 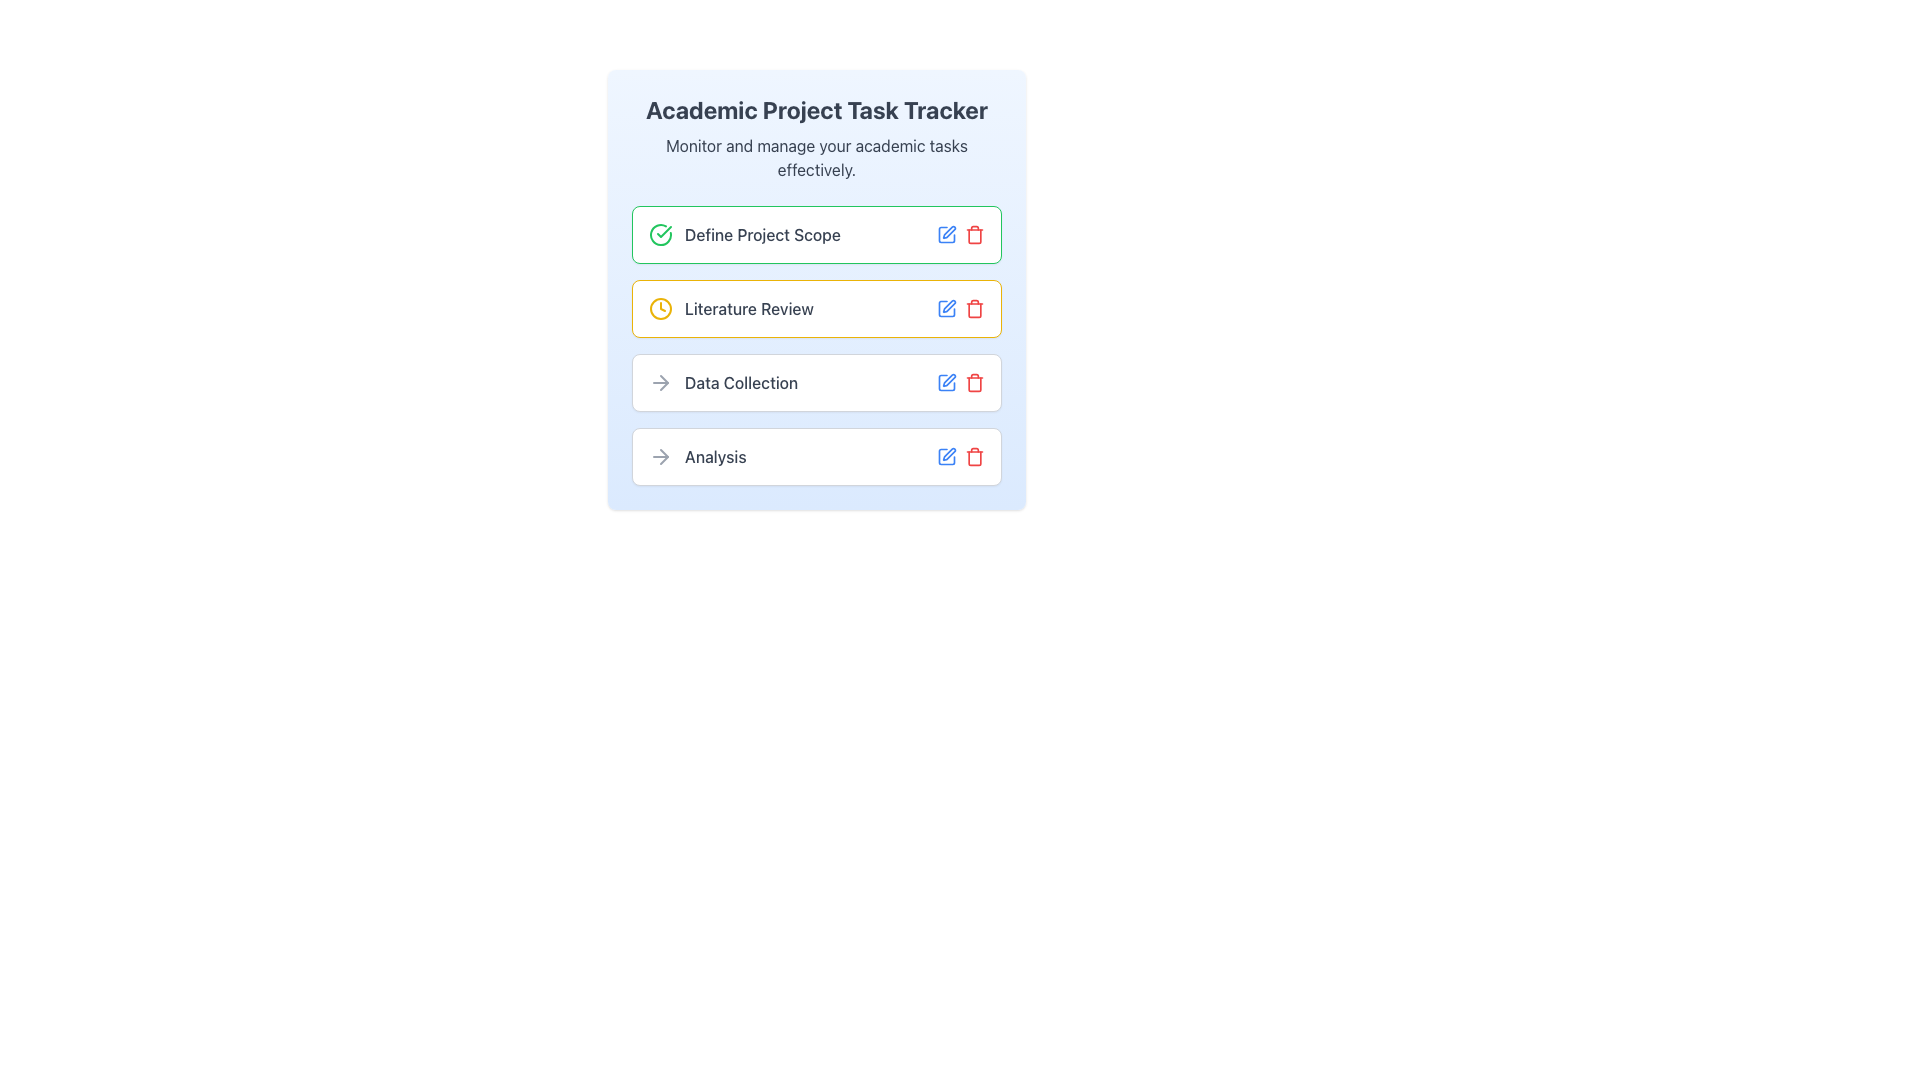 I want to click on the 'Analysis' task button located in the vertical stack of task cards in the central panel, specifically the last card below 'Data Collection', so click(x=697, y=456).